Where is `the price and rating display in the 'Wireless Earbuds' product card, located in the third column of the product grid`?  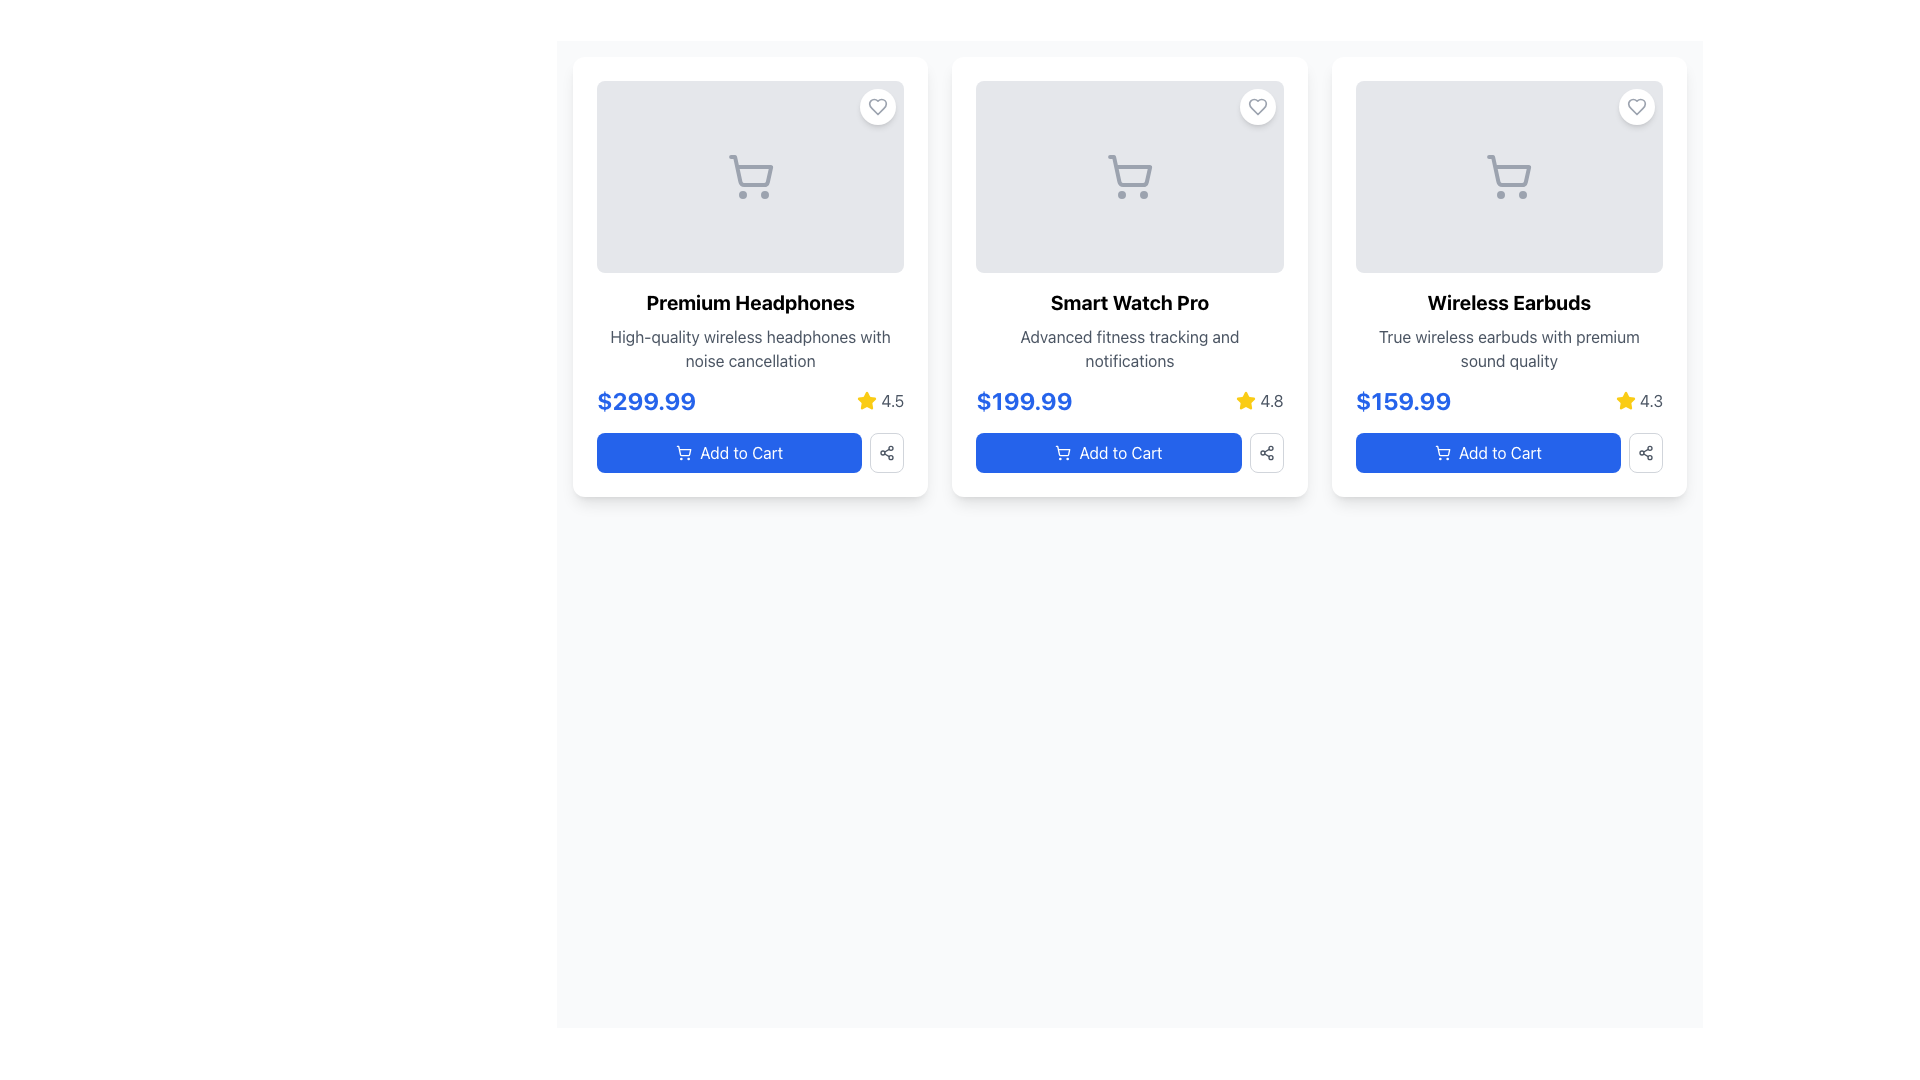
the price and rating display in the 'Wireless Earbuds' product card, located in the third column of the product grid is located at coordinates (1509, 401).